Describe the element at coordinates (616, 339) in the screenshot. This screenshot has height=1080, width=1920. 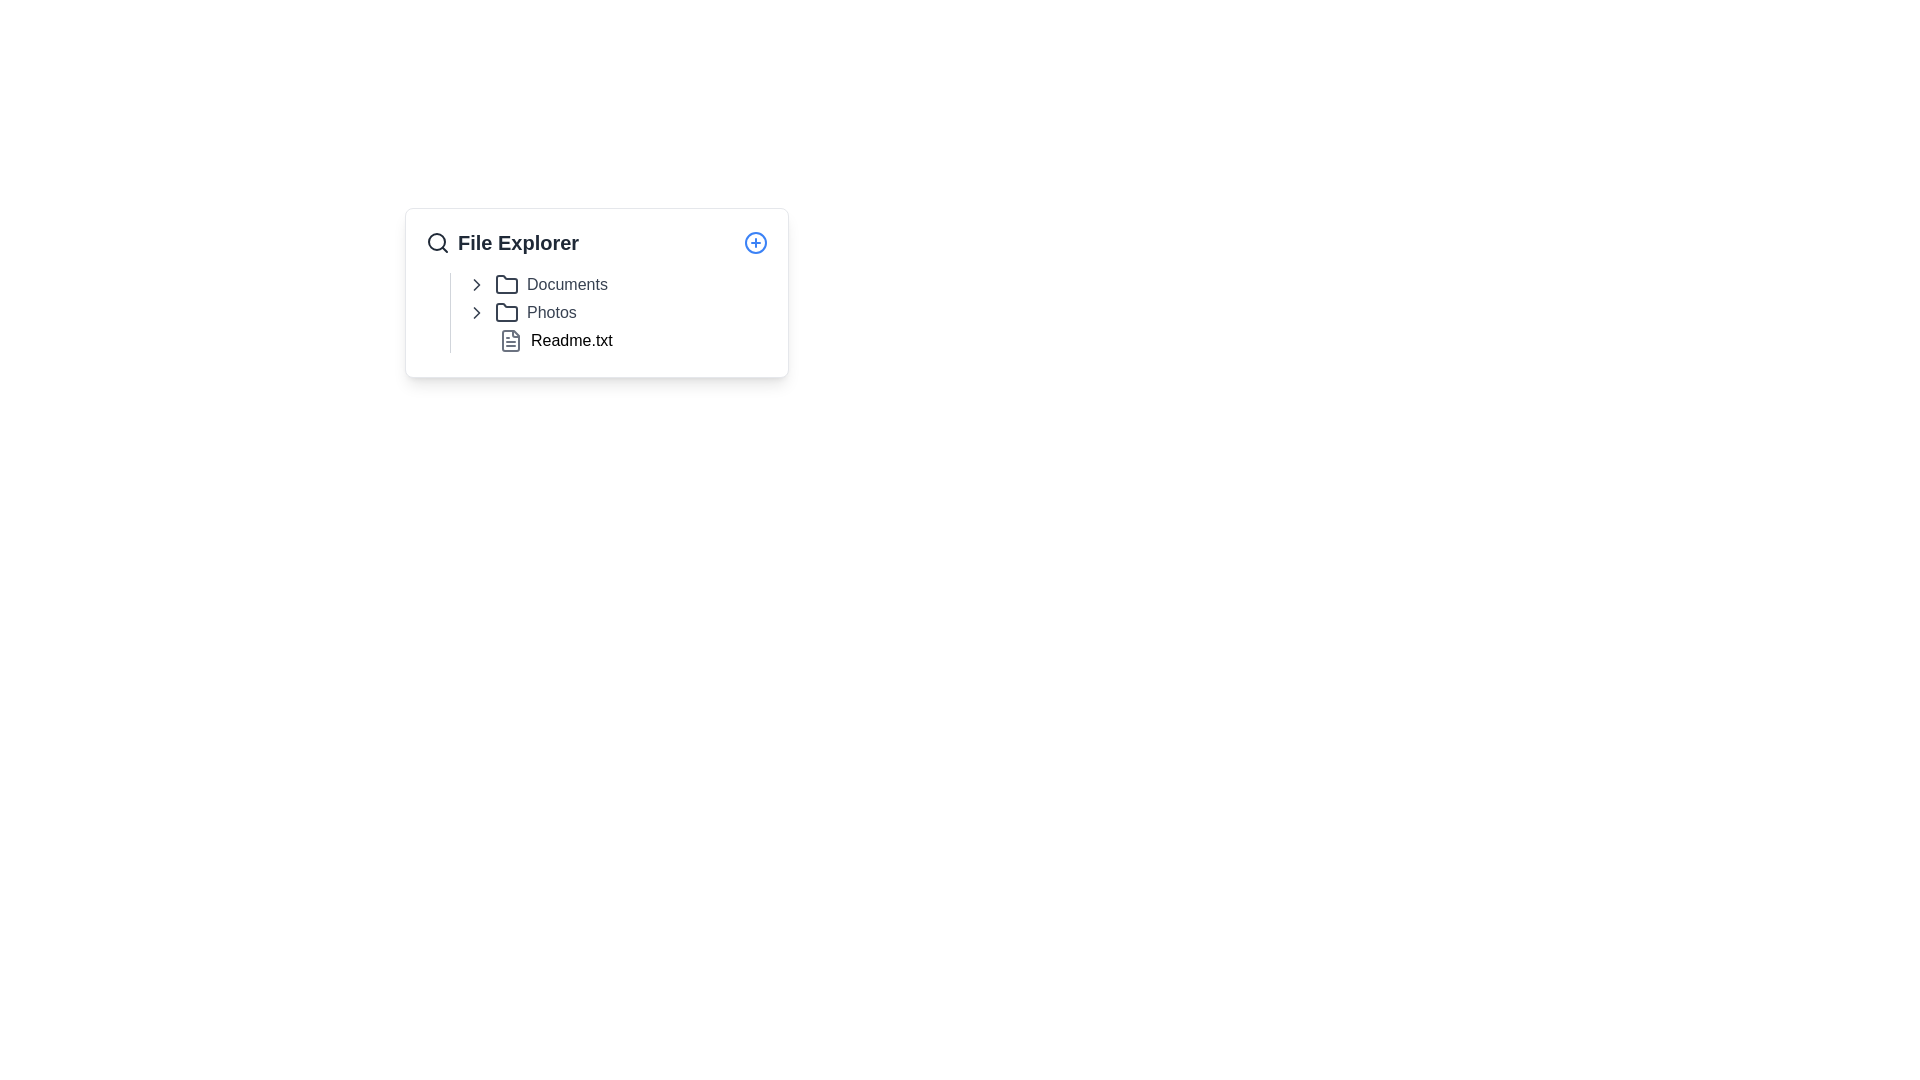
I see `the 'Readme.txt' file in the file explorer` at that location.